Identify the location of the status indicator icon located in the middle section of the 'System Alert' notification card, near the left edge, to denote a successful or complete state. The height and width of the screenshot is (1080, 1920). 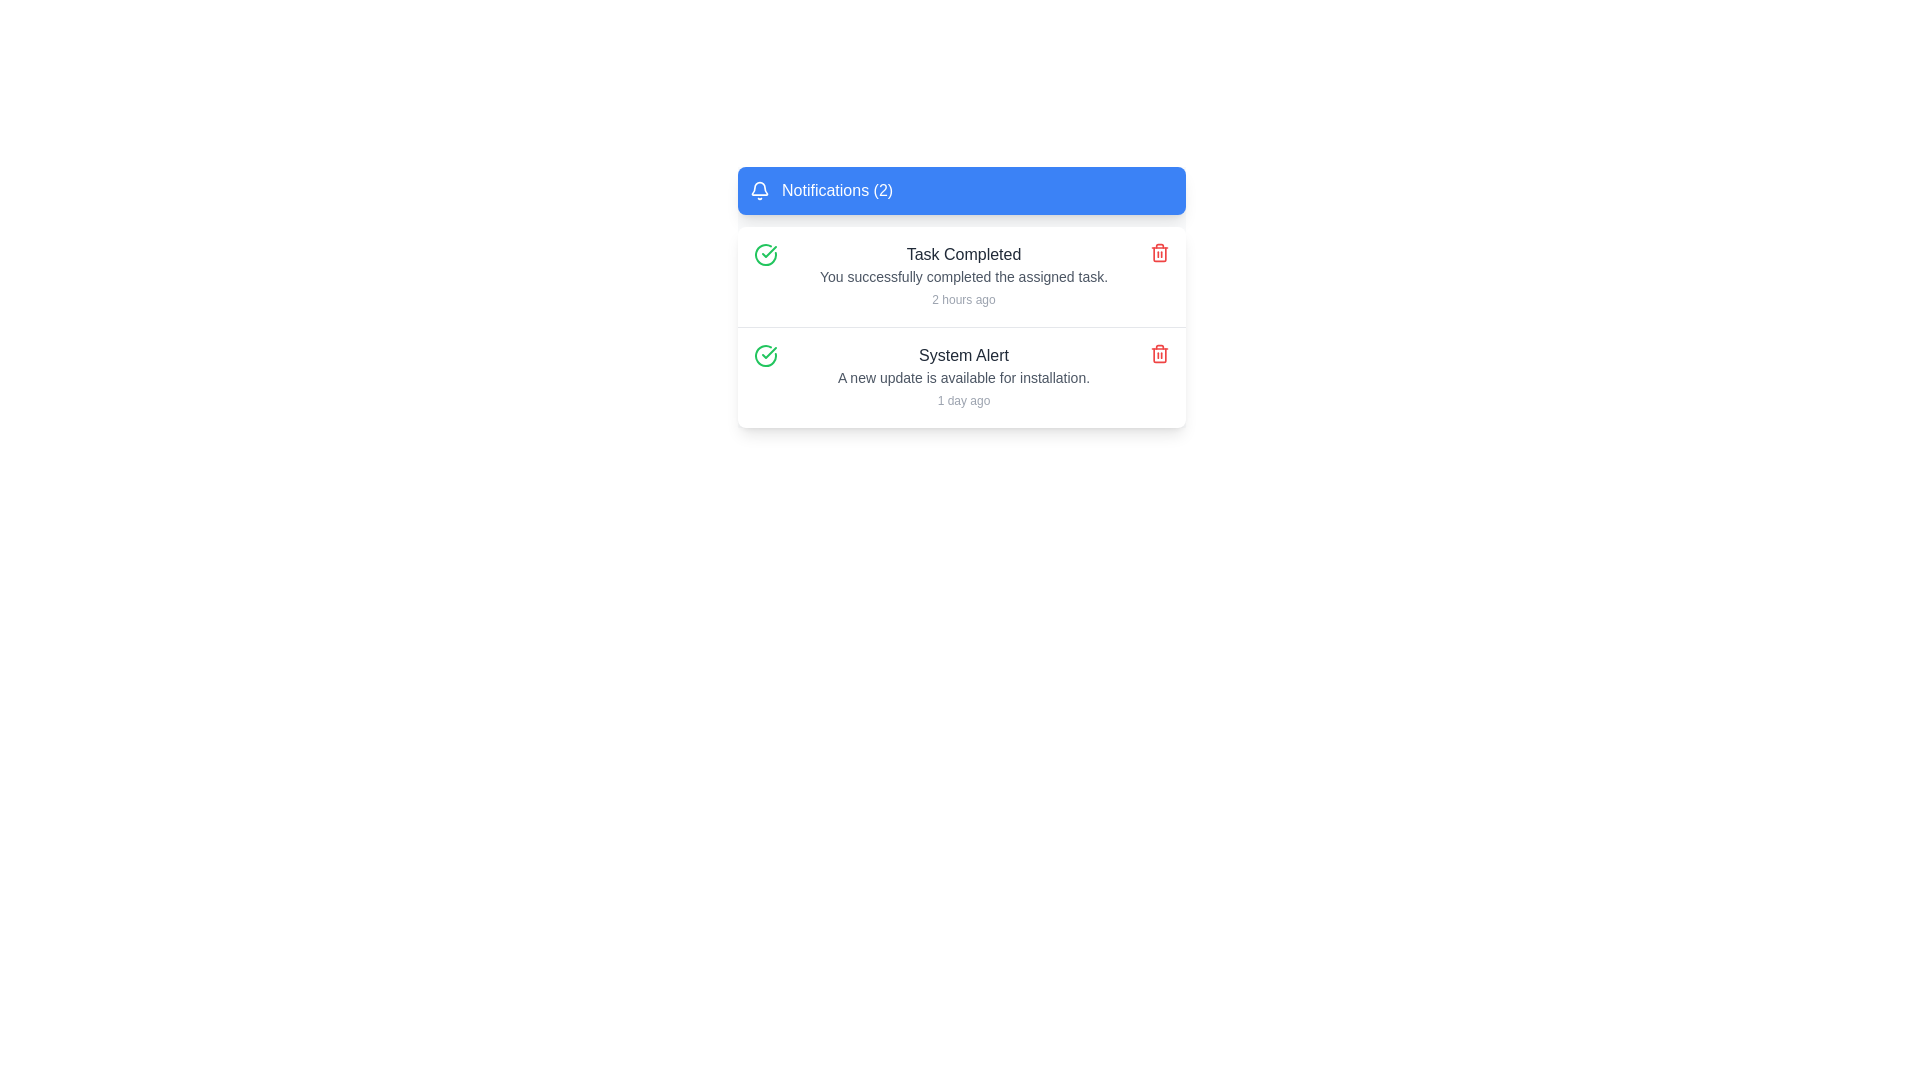
(765, 354).